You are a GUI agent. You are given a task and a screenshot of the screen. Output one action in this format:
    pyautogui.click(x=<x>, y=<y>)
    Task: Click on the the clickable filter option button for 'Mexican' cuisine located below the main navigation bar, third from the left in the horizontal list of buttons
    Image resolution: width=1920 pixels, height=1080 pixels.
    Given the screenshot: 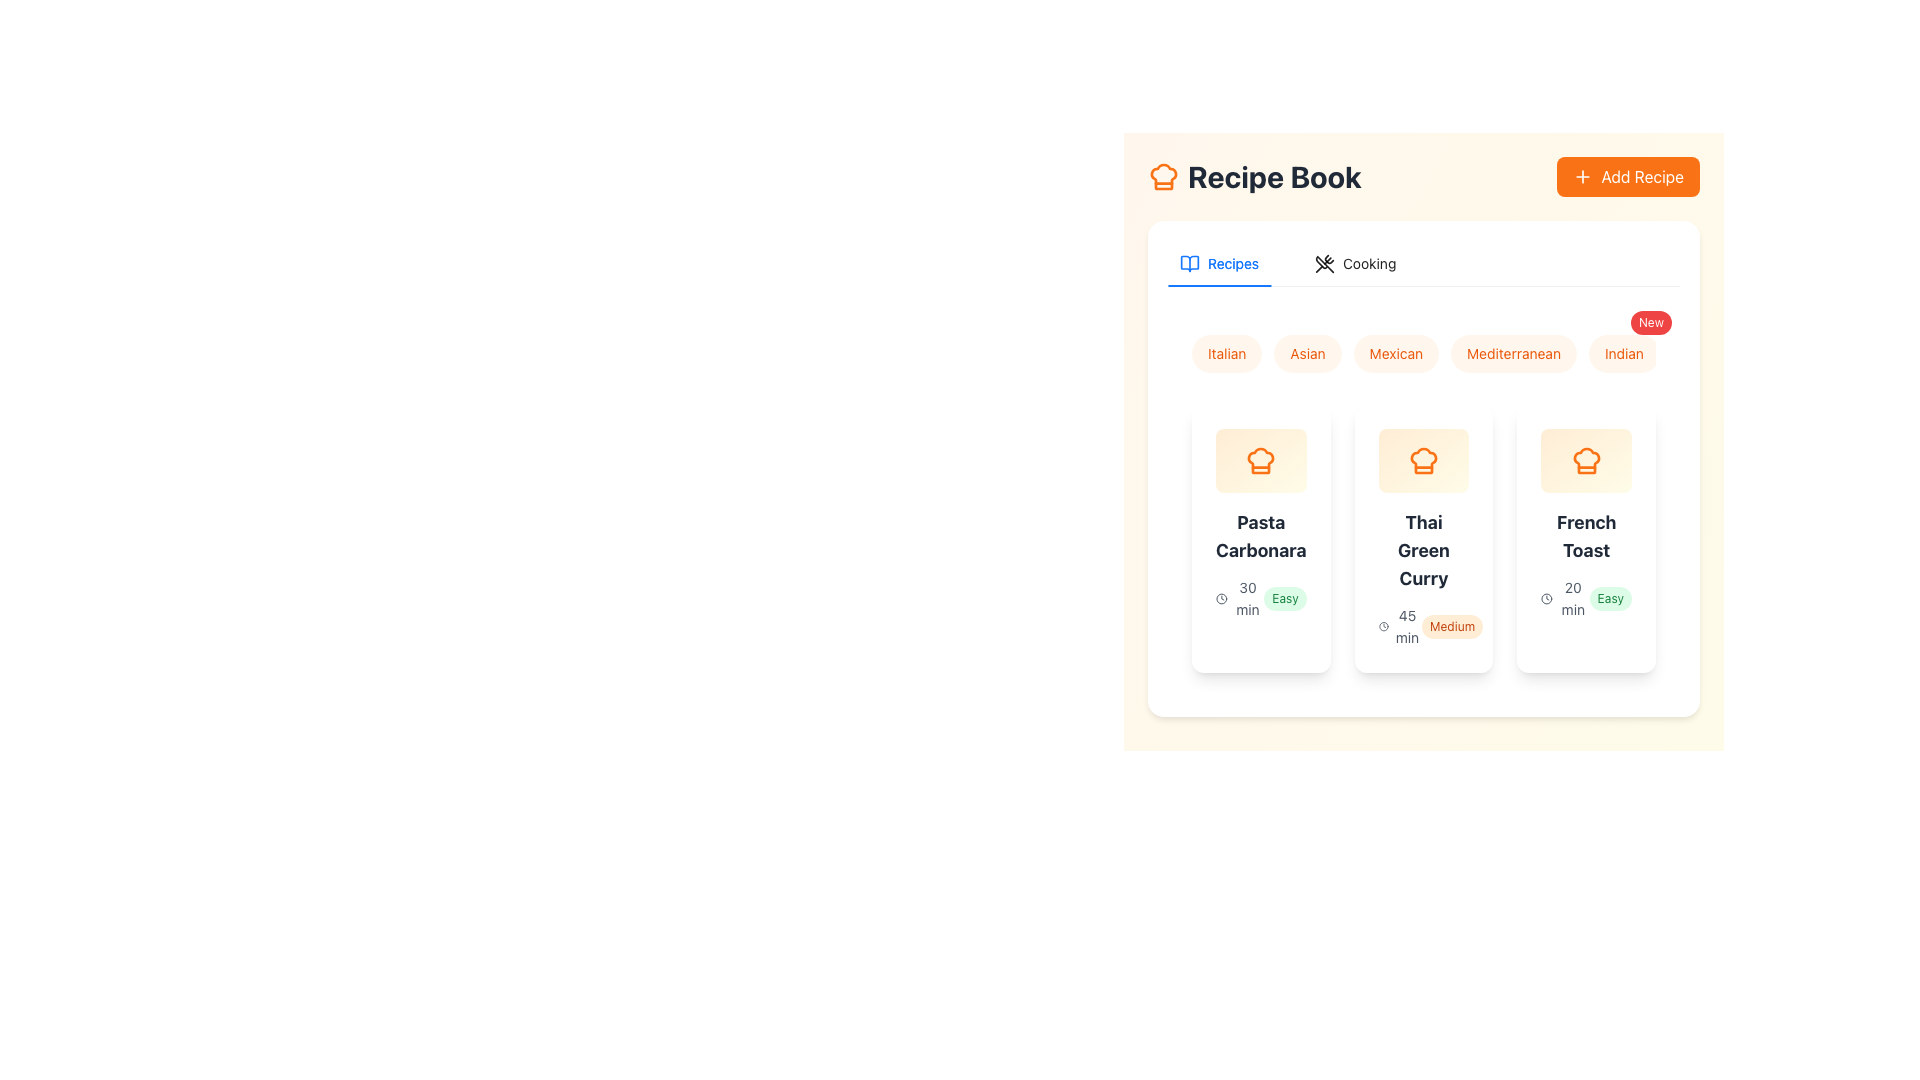 What is the action you would take?
    pyautogui.click(x=1423, y=353)
    